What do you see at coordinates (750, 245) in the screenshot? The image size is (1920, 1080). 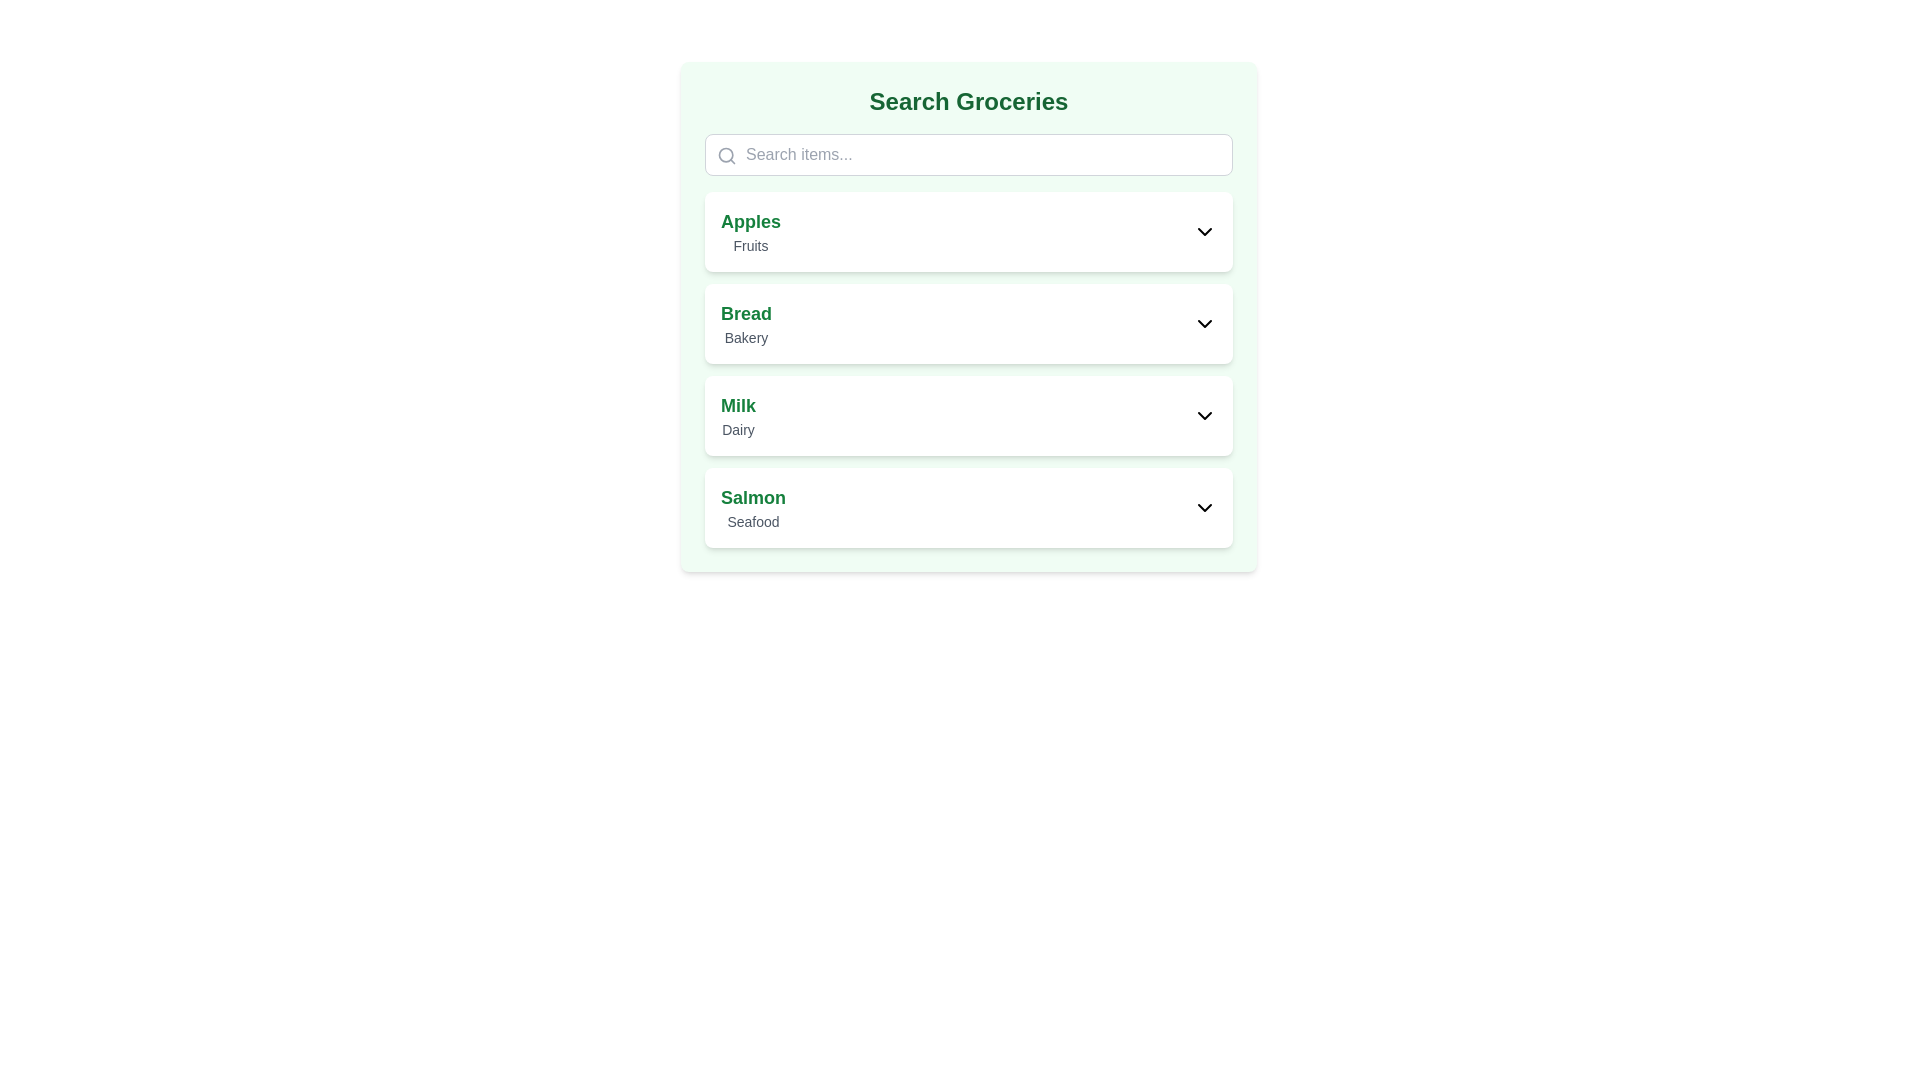 I see `the text label that serves as a category tag for 'Apples' located beneath it in the grocery list` at bounding box center [750, 245].